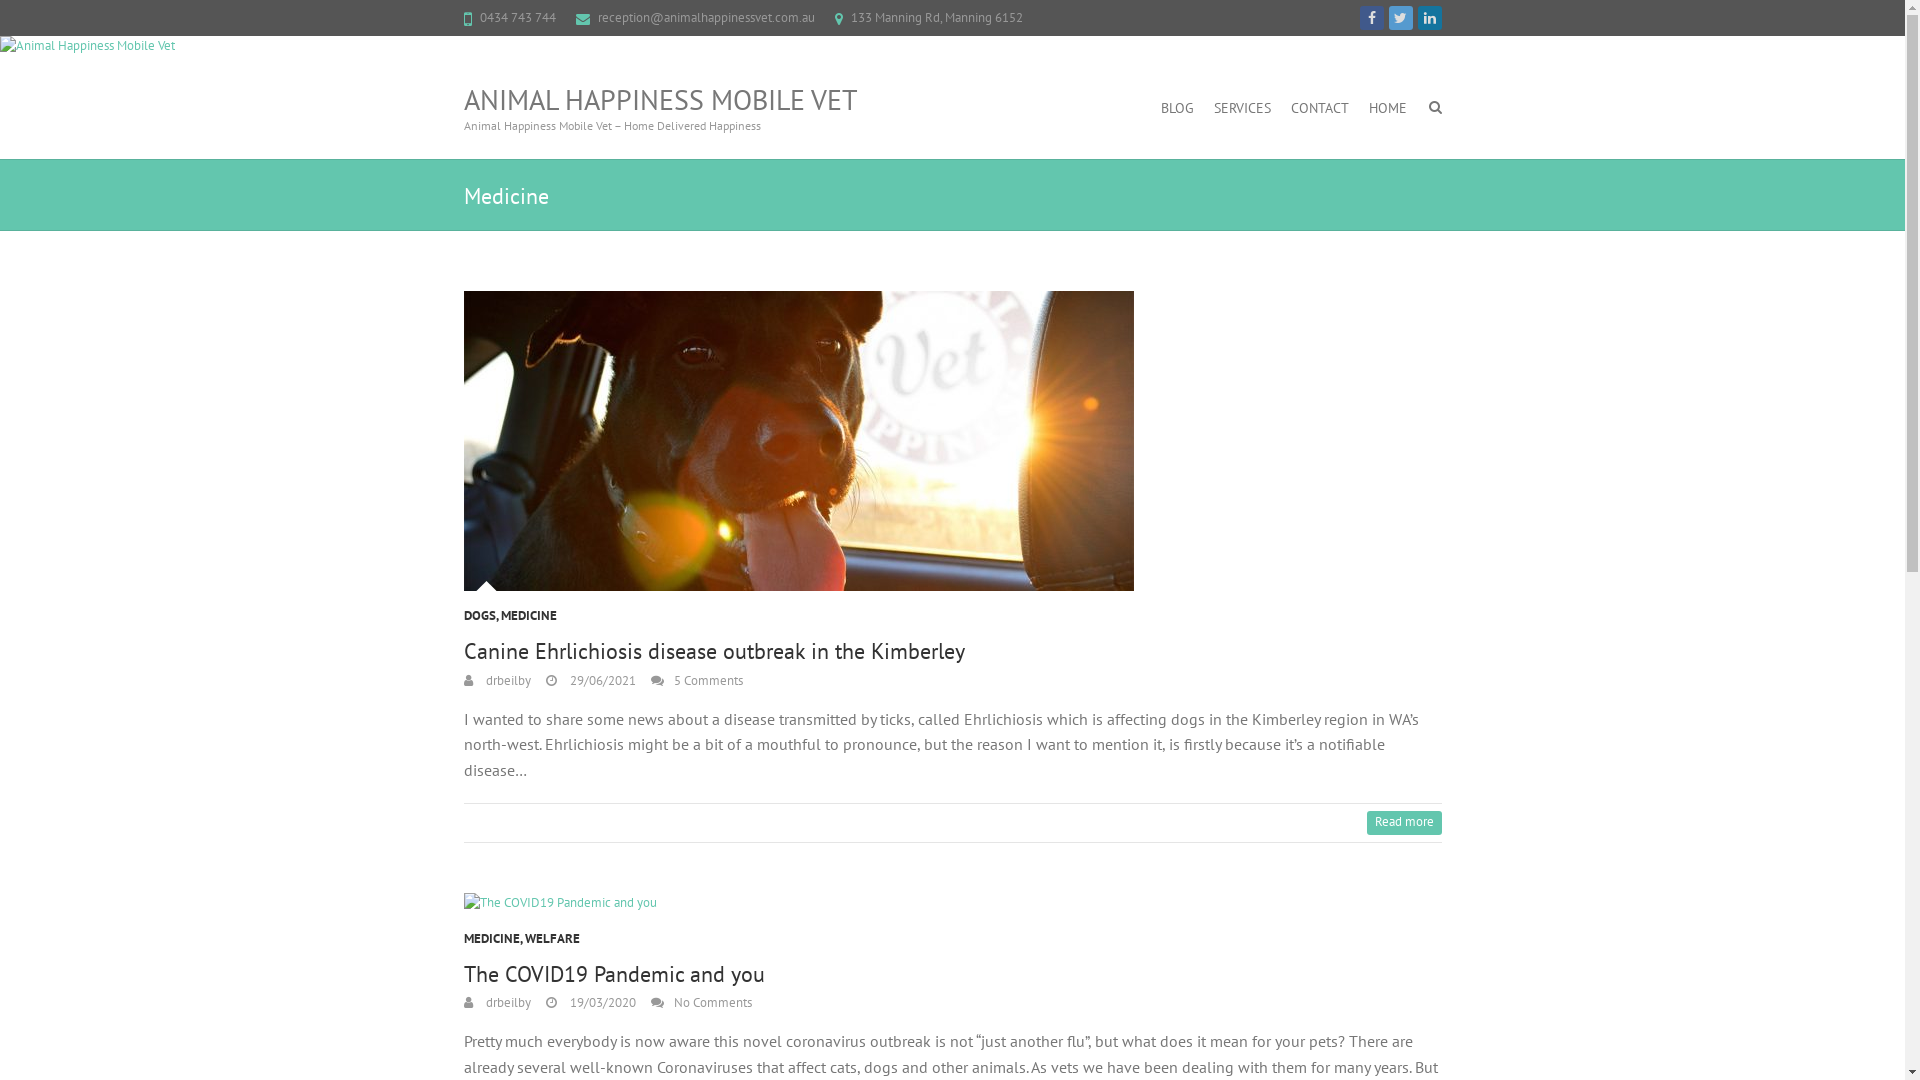  I want to click on '5 Comments', so click(696, 679).